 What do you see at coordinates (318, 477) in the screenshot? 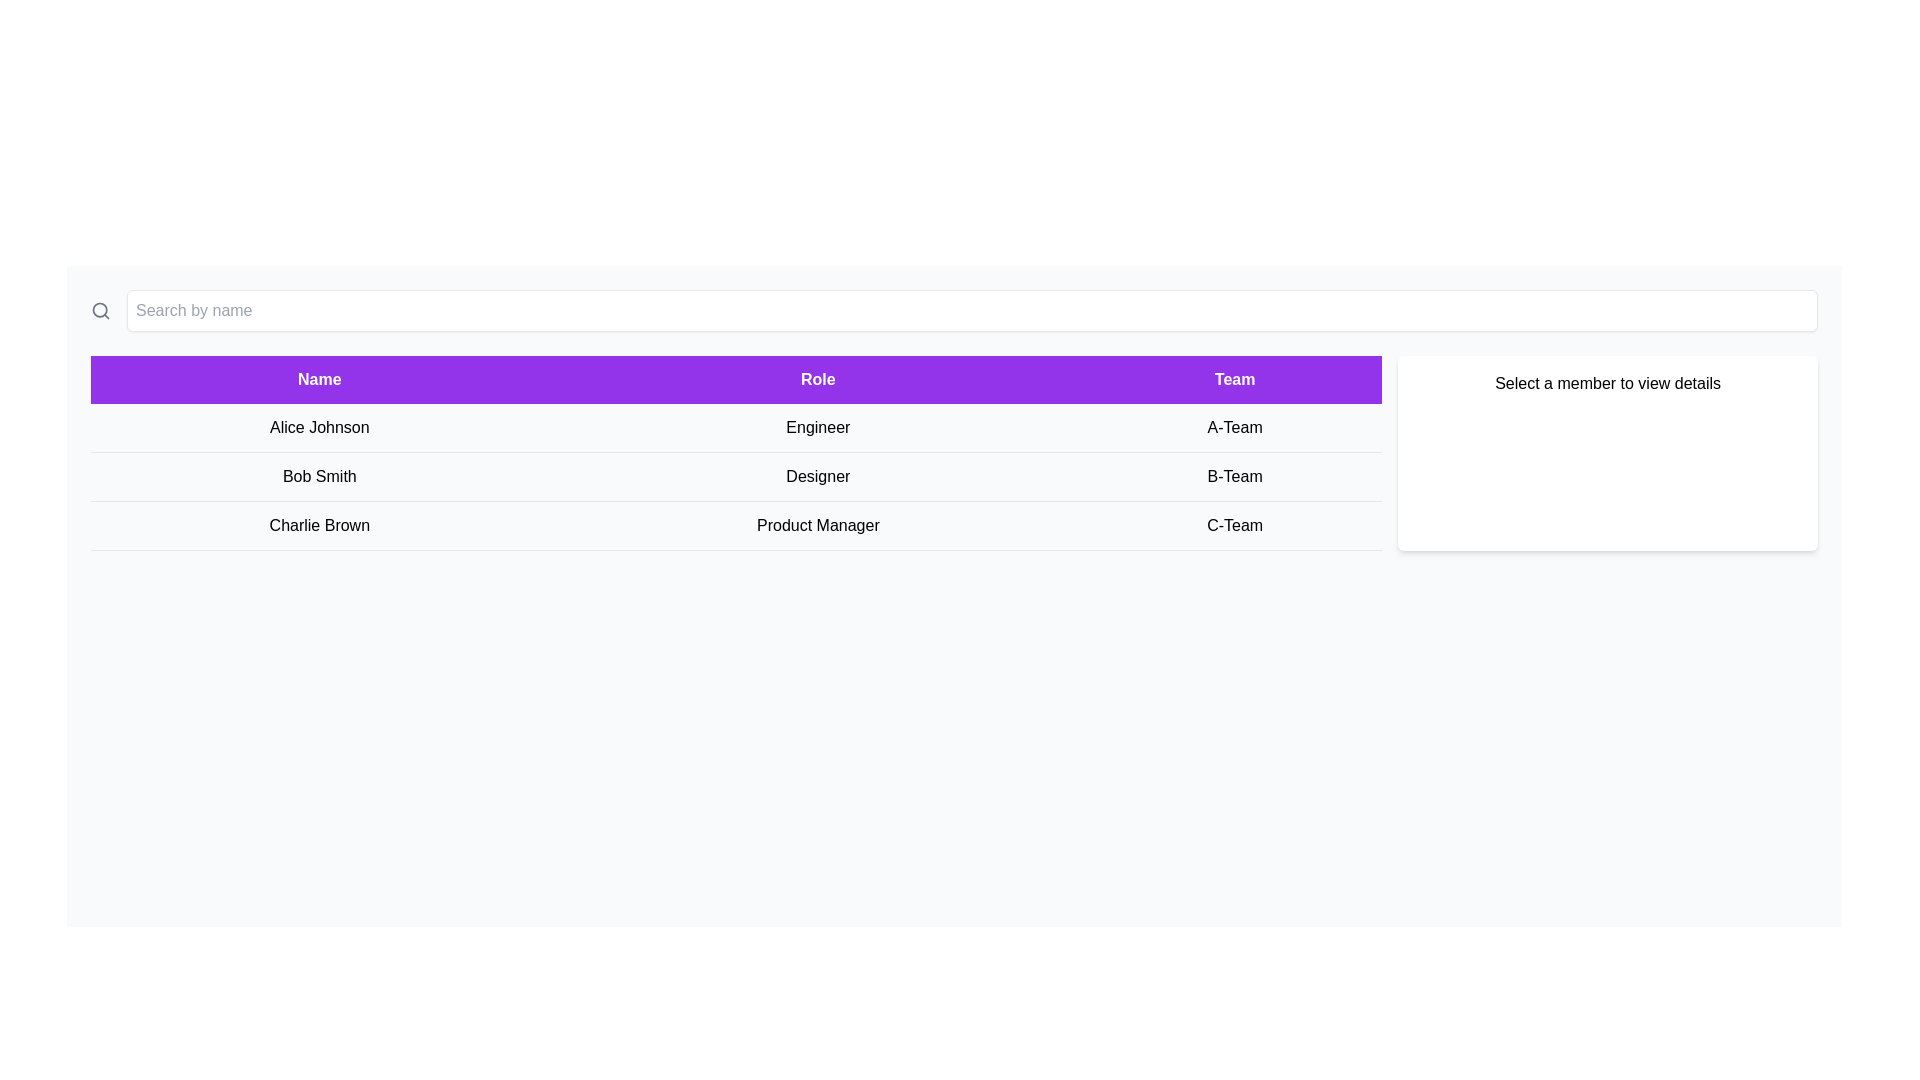
I see `the text label displaying 'Bob Smith'` at bounding box center [318, 477].